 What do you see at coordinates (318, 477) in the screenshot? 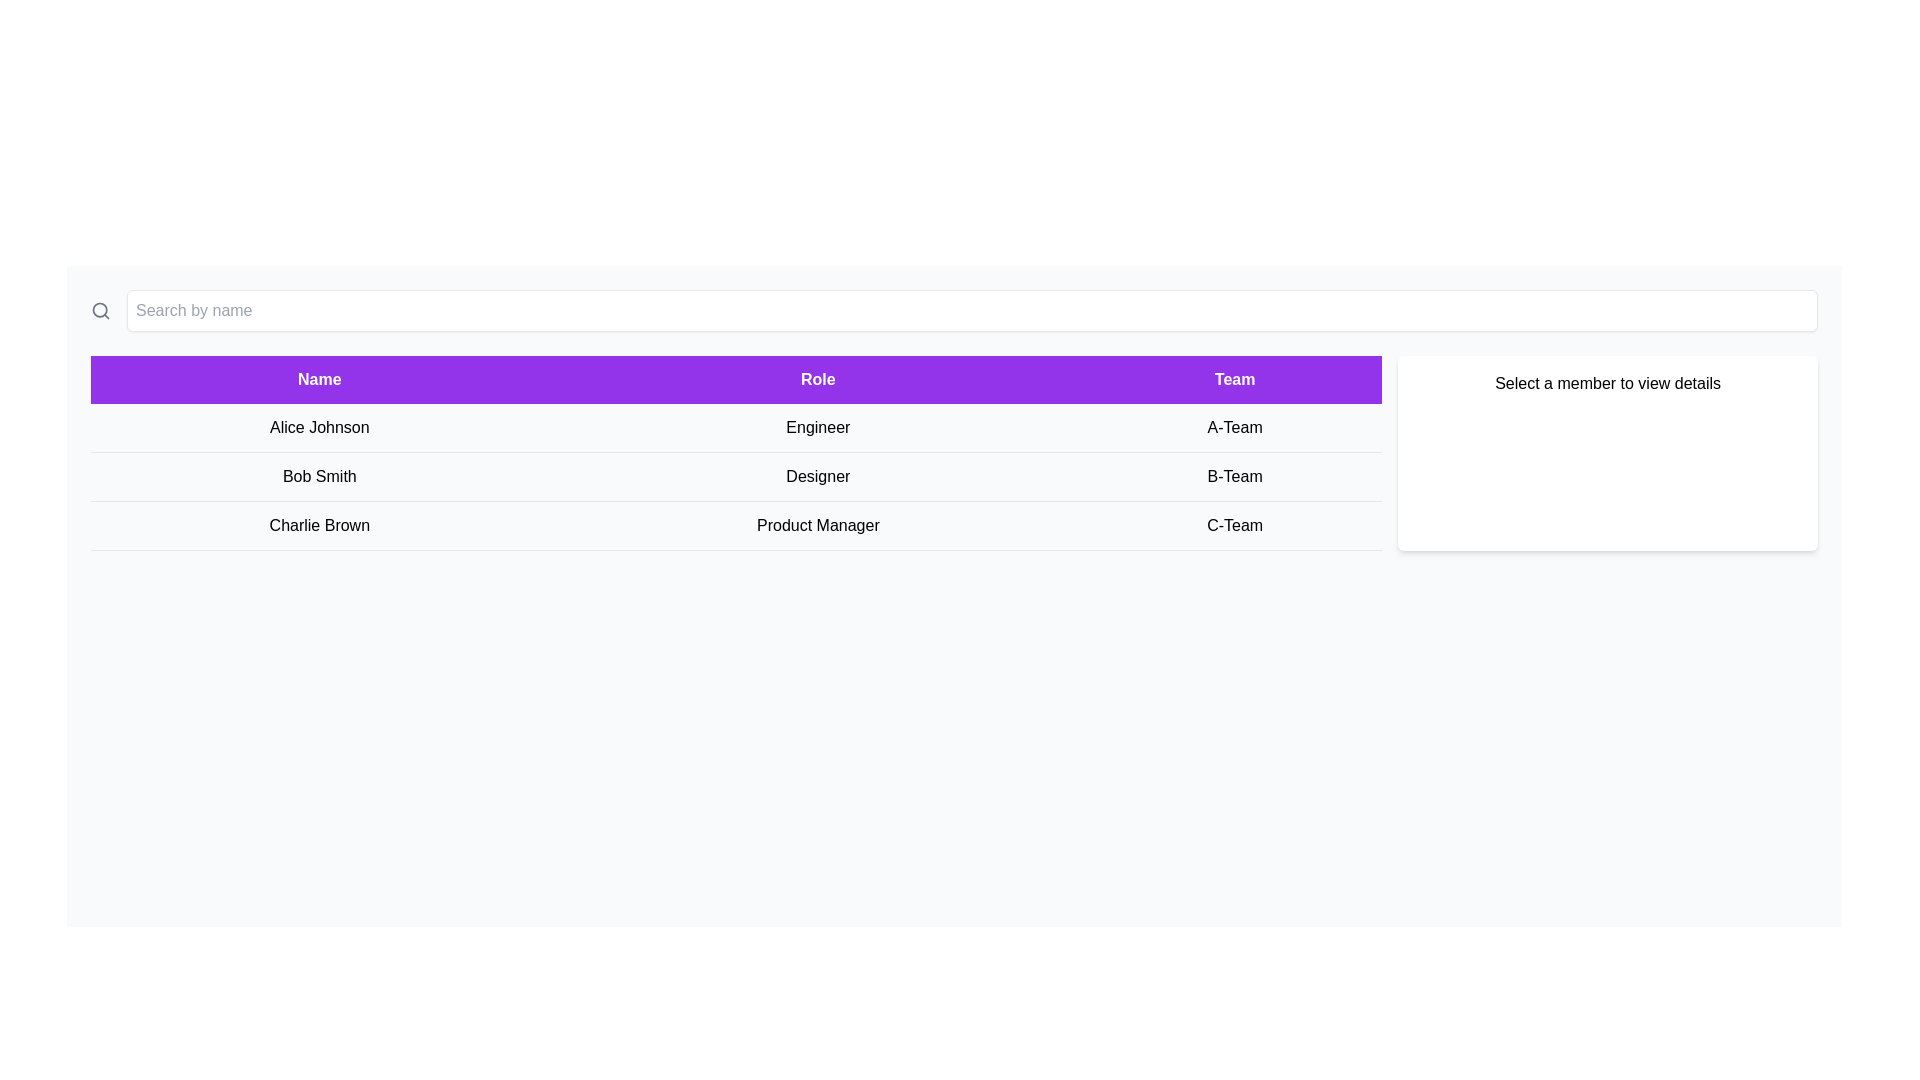
I see `the text label displaying 'Bob Smith'` at bounding box center [318, 477].